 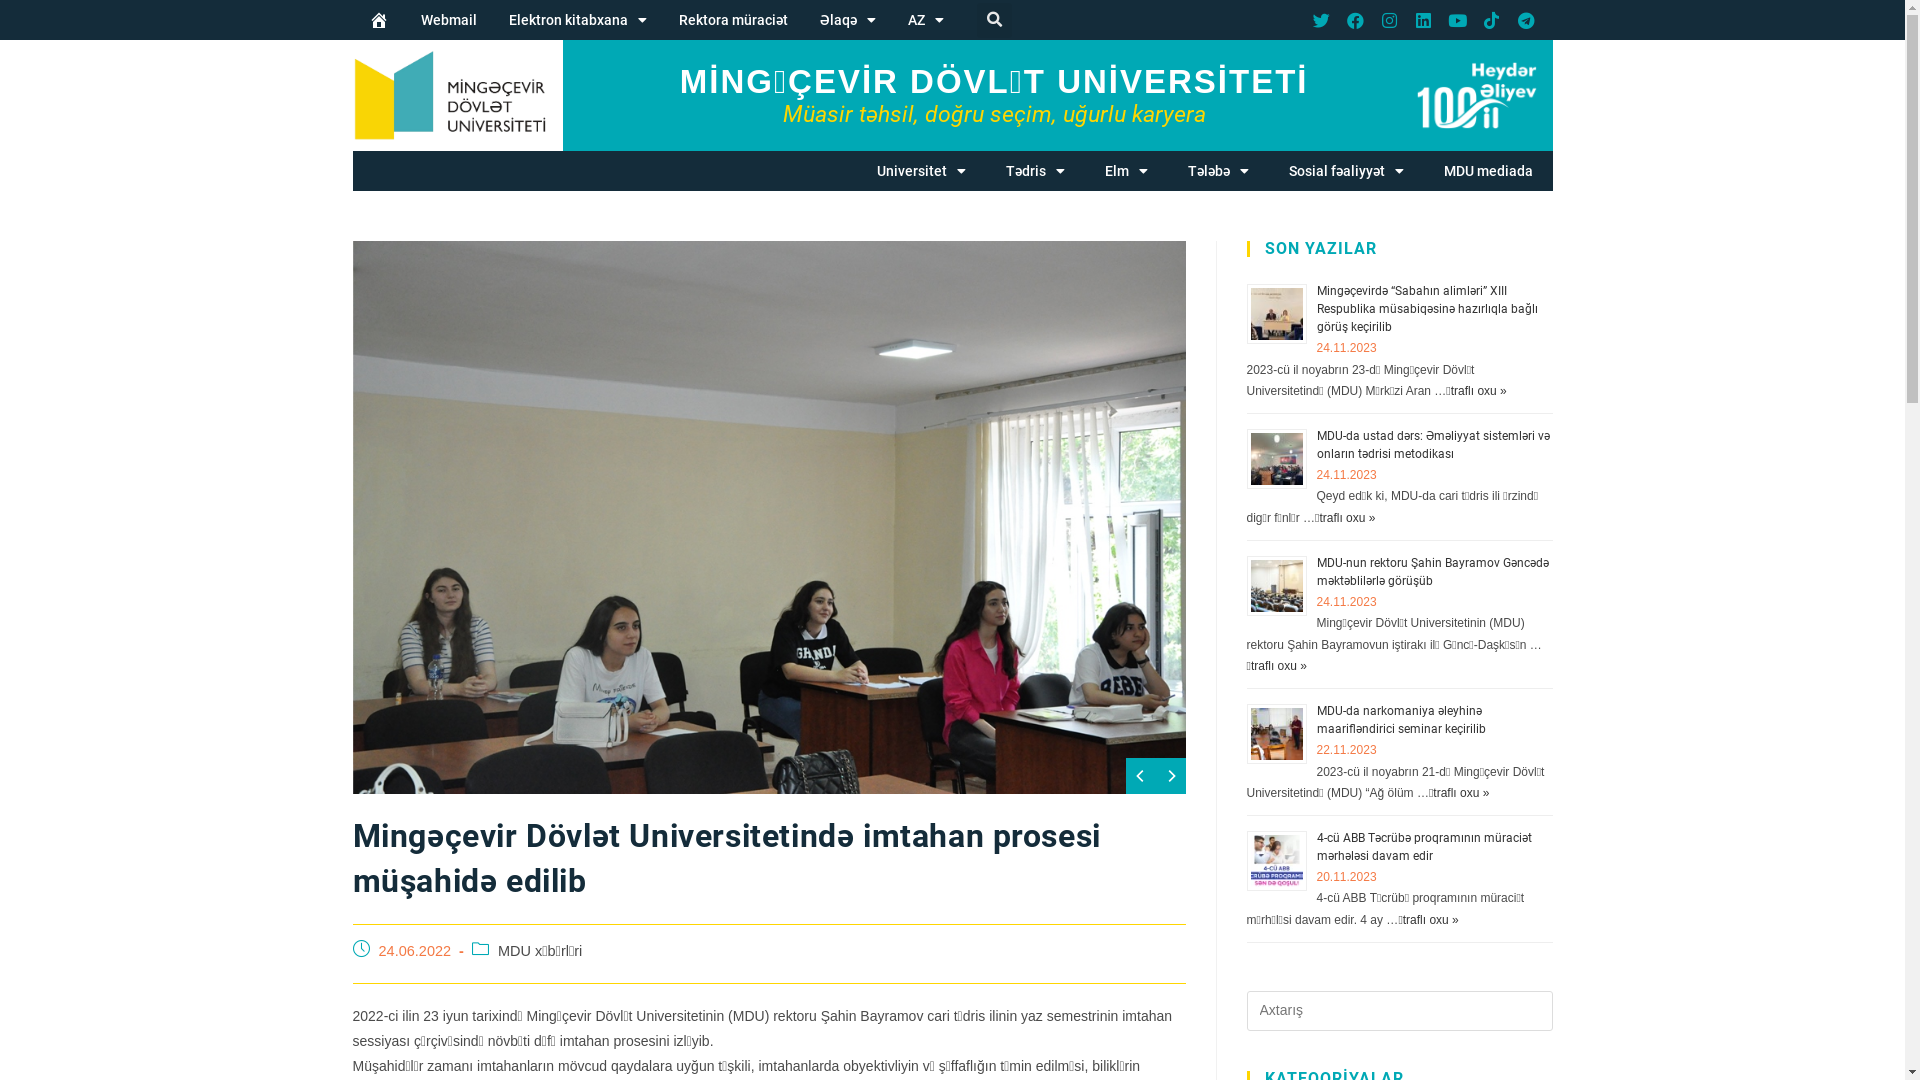 I want to click on 'Universitet', so click(x=919, y=169).